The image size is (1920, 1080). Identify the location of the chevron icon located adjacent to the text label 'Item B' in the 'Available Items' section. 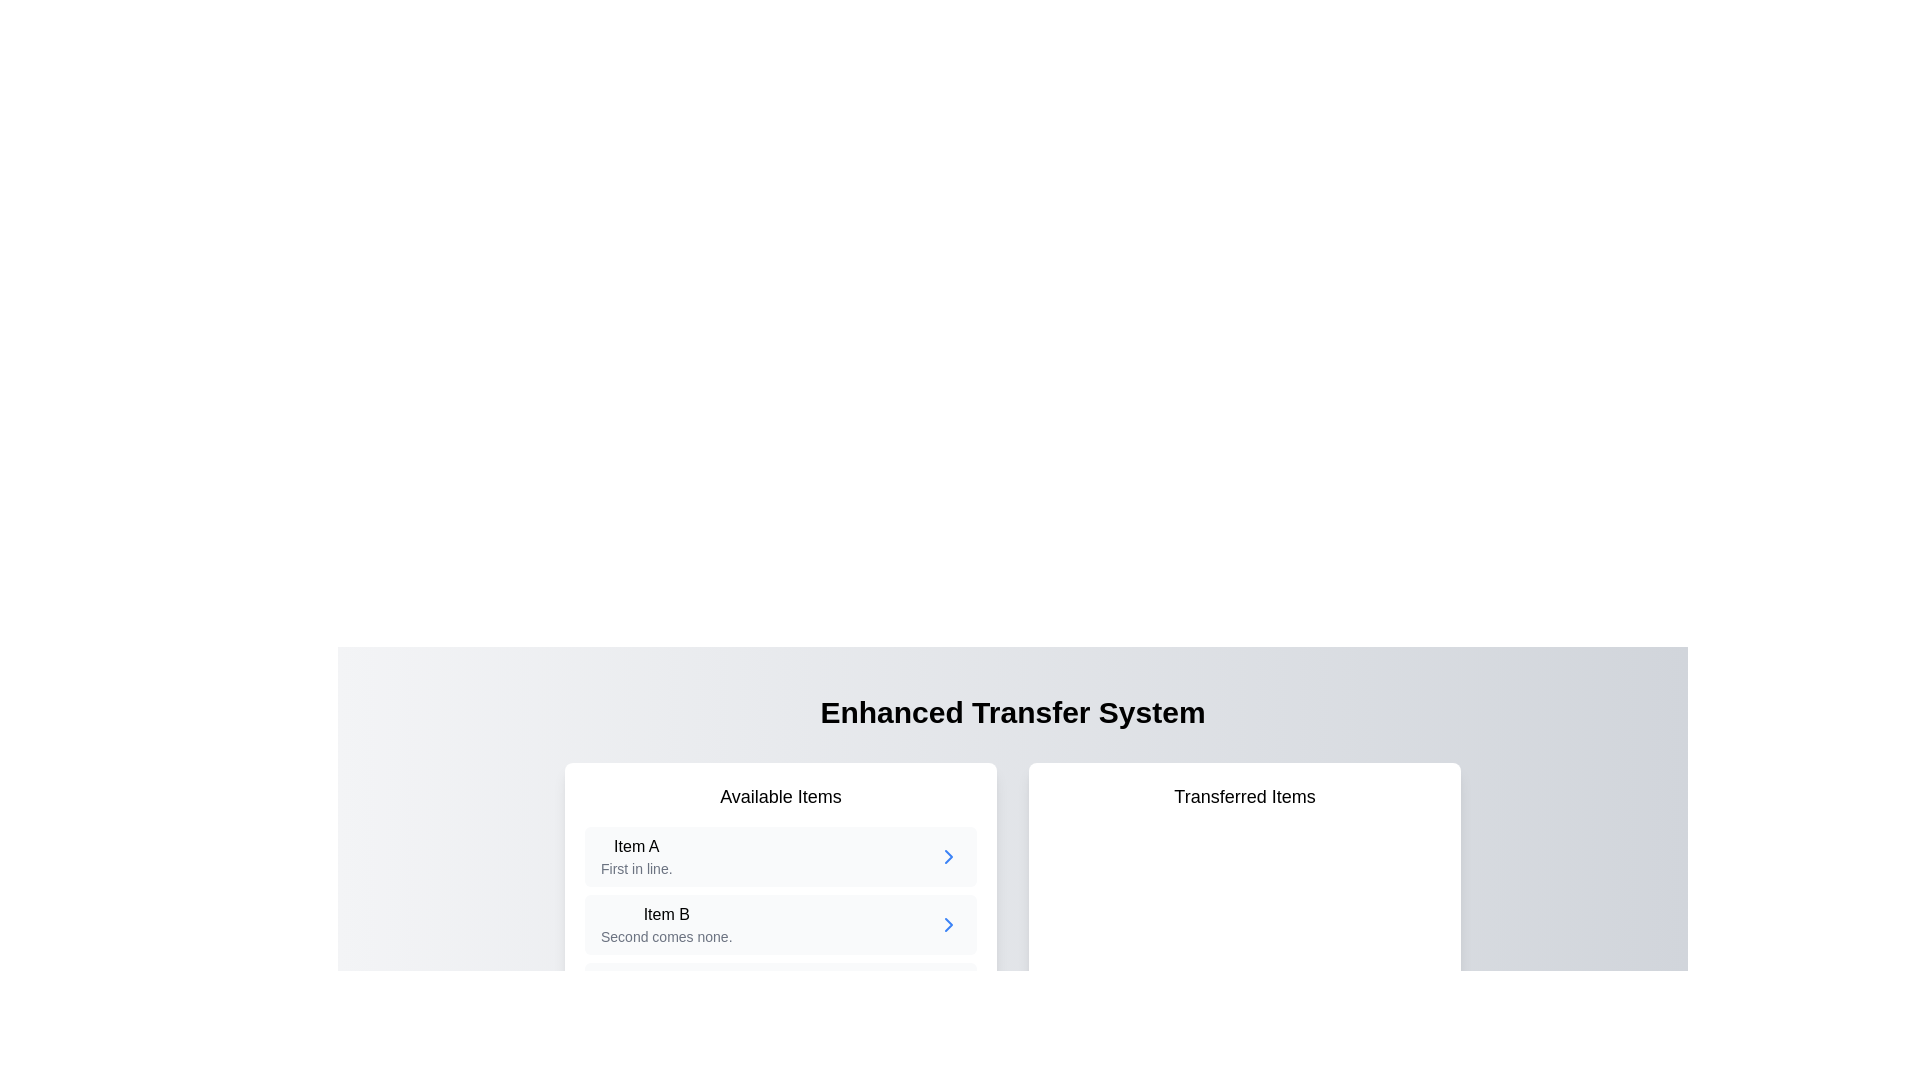
(948, 855).